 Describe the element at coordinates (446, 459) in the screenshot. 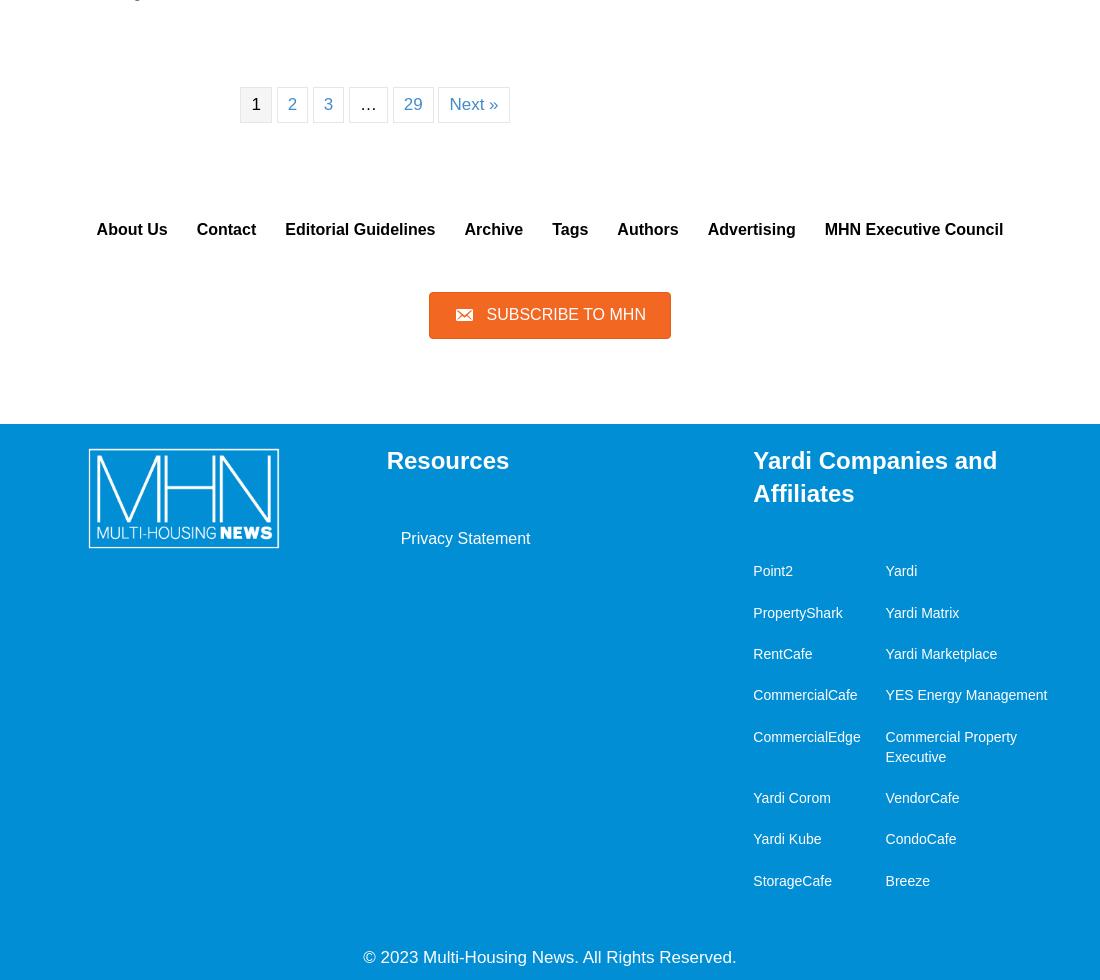

I see `'Resources'` at that location.